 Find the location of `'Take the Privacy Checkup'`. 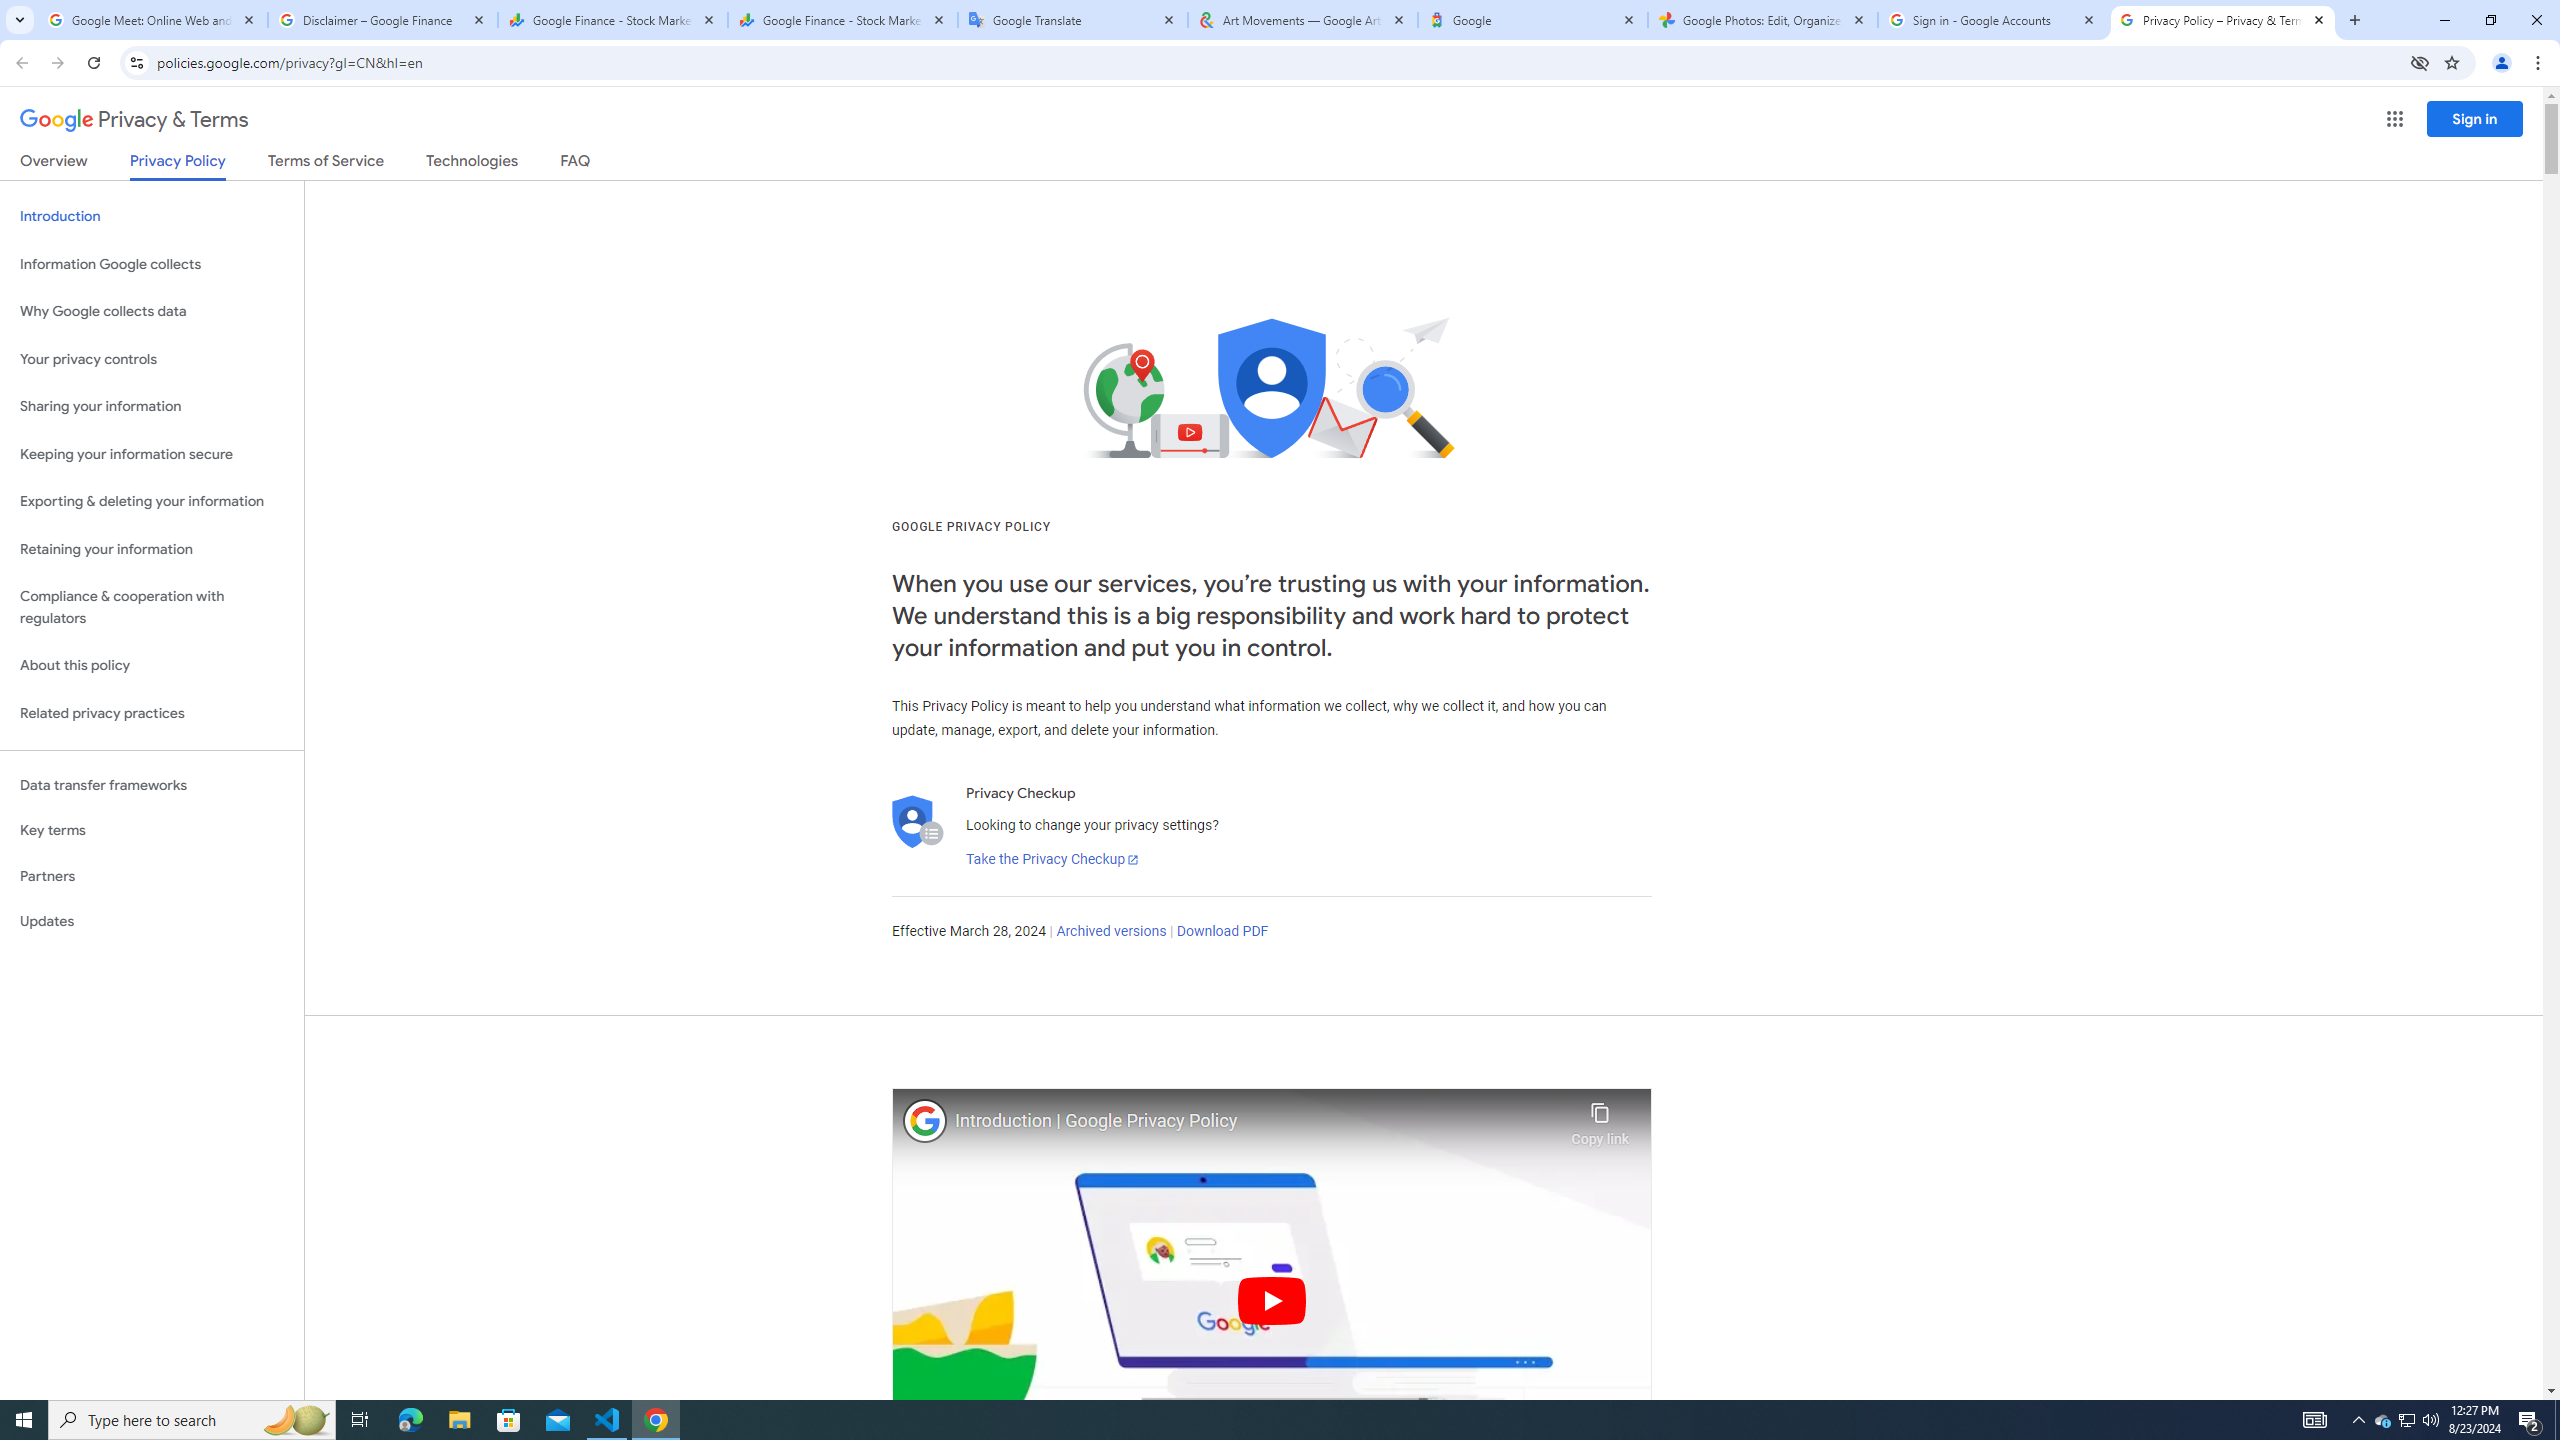

'Take the Privacy Checkup' is located at coordinates (1051, 858).